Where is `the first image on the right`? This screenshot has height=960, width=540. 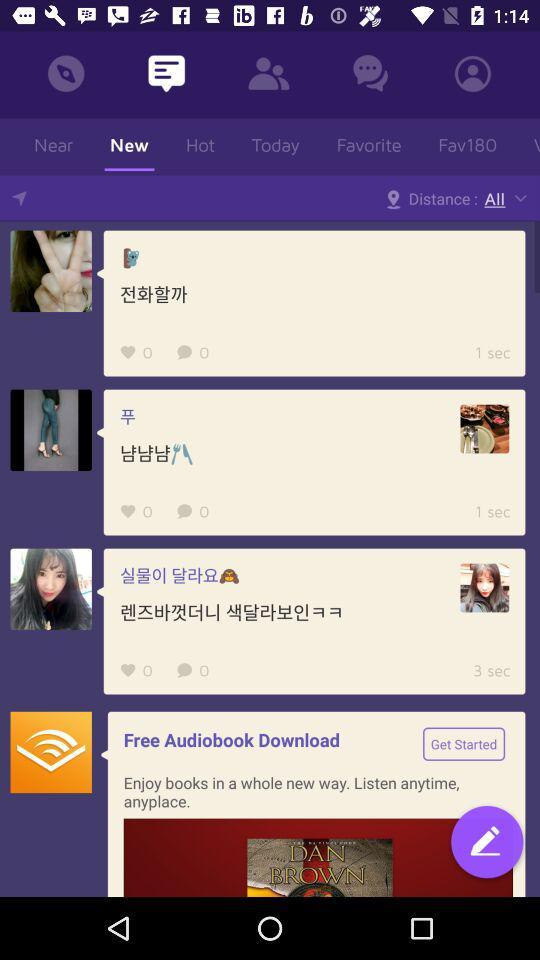 the first image on the right is located at coordinates (483, 429).